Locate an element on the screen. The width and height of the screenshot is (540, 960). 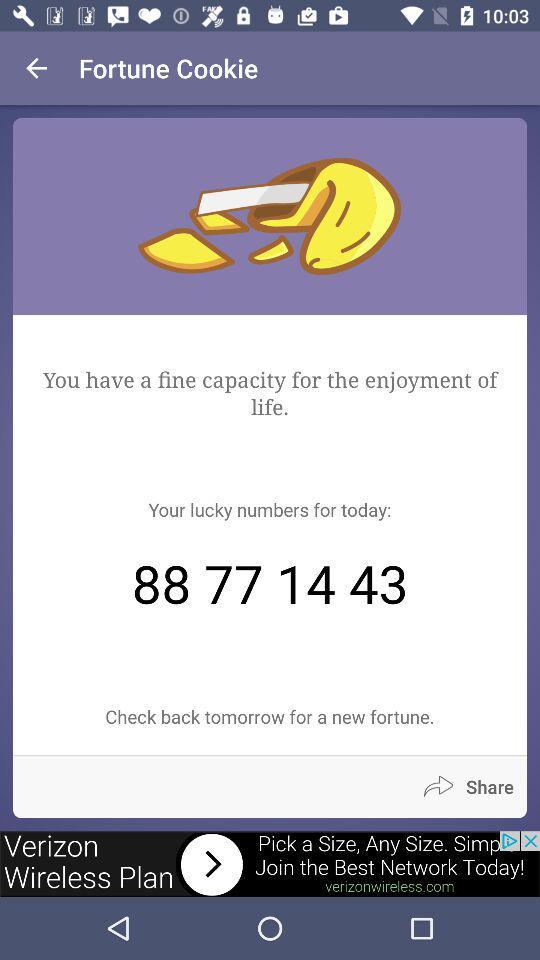
advertisement panel is located at coordinates (270, 863).